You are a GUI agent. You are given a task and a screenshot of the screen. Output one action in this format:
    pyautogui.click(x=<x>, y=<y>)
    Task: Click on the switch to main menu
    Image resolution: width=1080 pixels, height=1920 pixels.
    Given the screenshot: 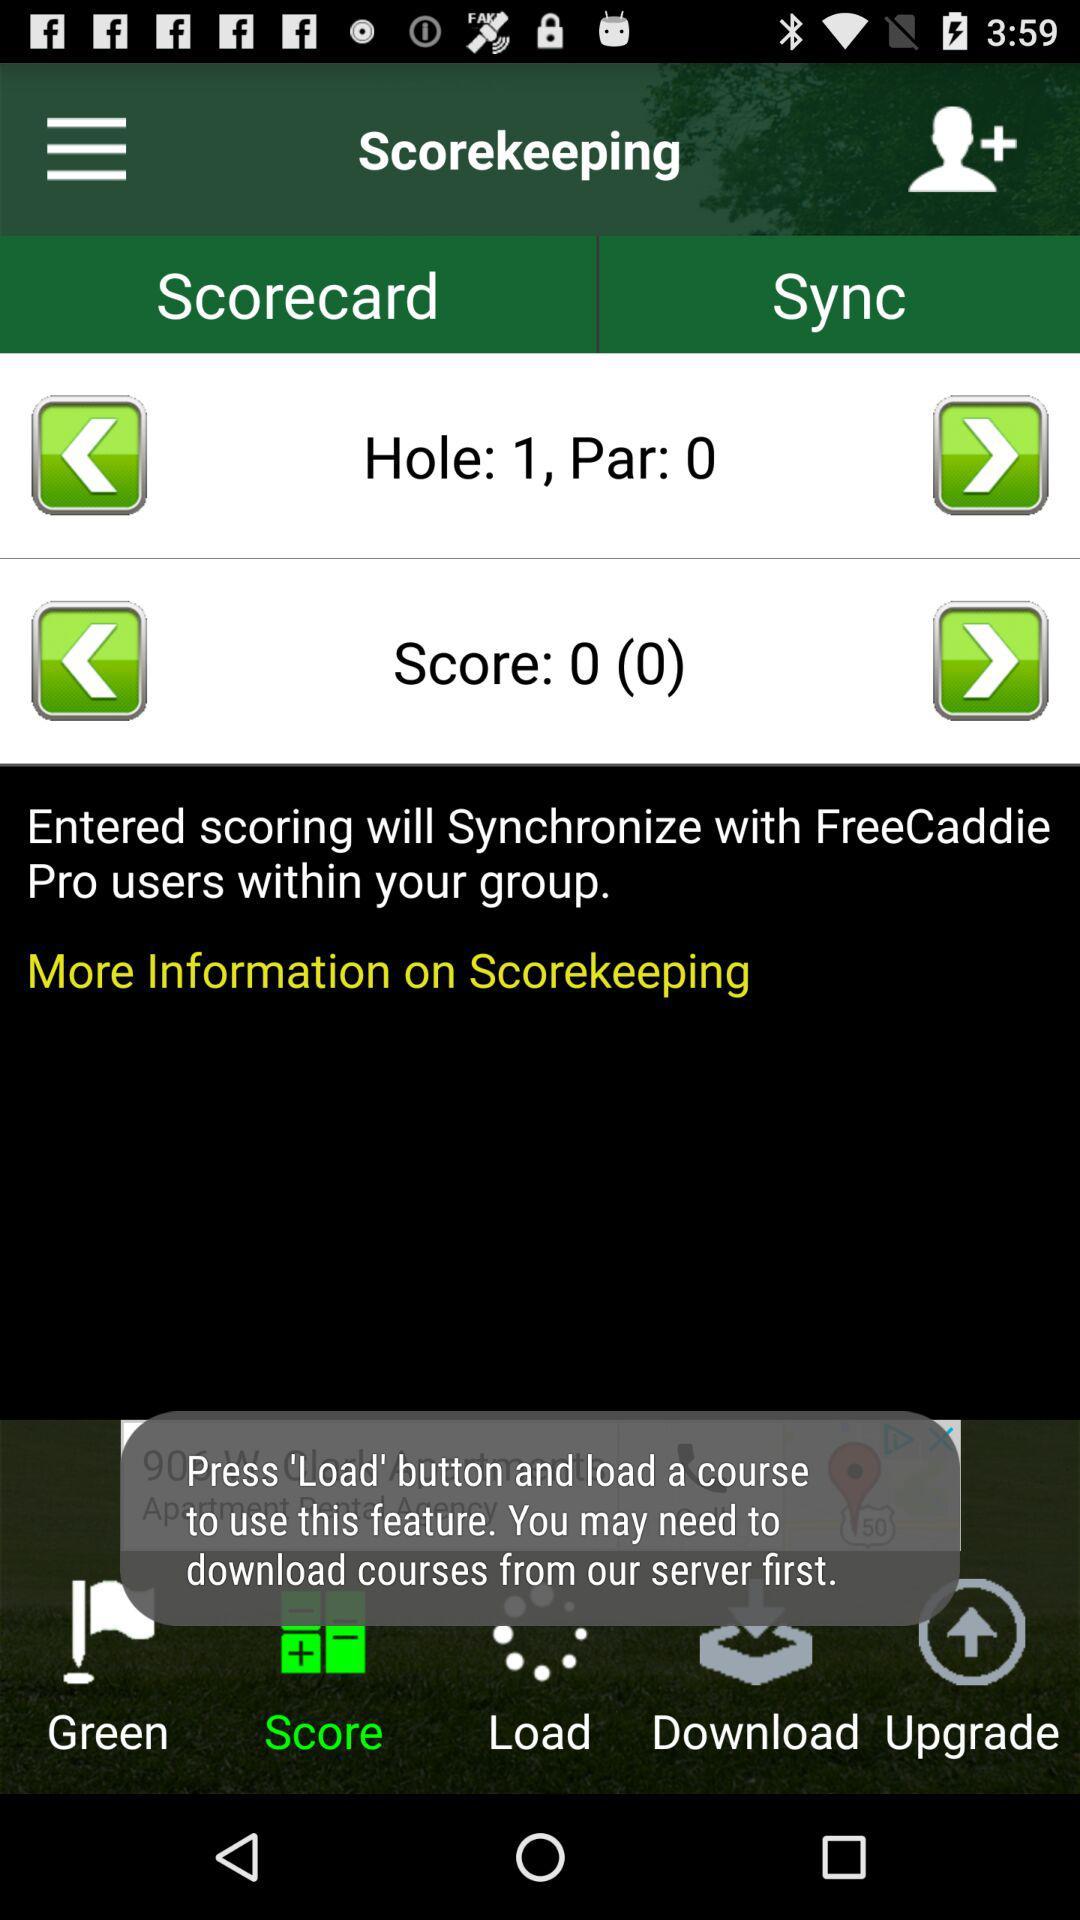 What is the action you would take?
    pyautogui.click(x=77, y=148)
    